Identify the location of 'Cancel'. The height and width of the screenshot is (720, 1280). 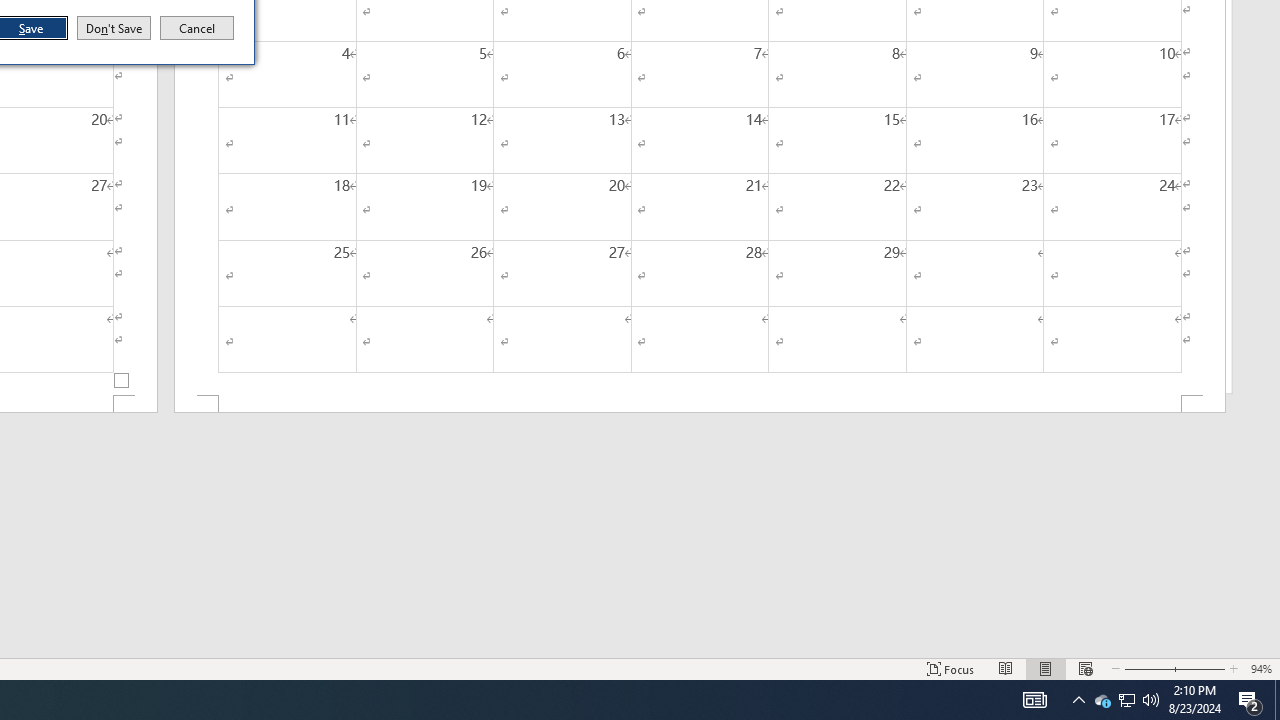
(197, 28).